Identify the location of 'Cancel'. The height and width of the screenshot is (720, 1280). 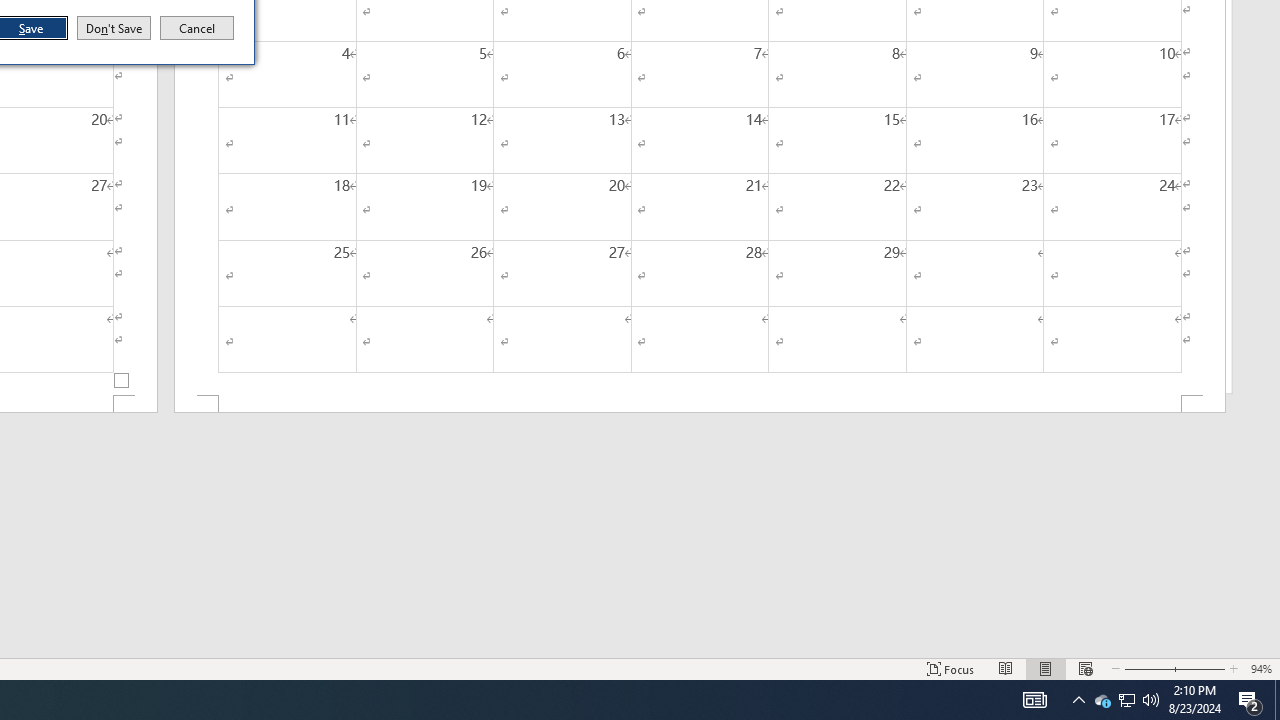
(197, 28).